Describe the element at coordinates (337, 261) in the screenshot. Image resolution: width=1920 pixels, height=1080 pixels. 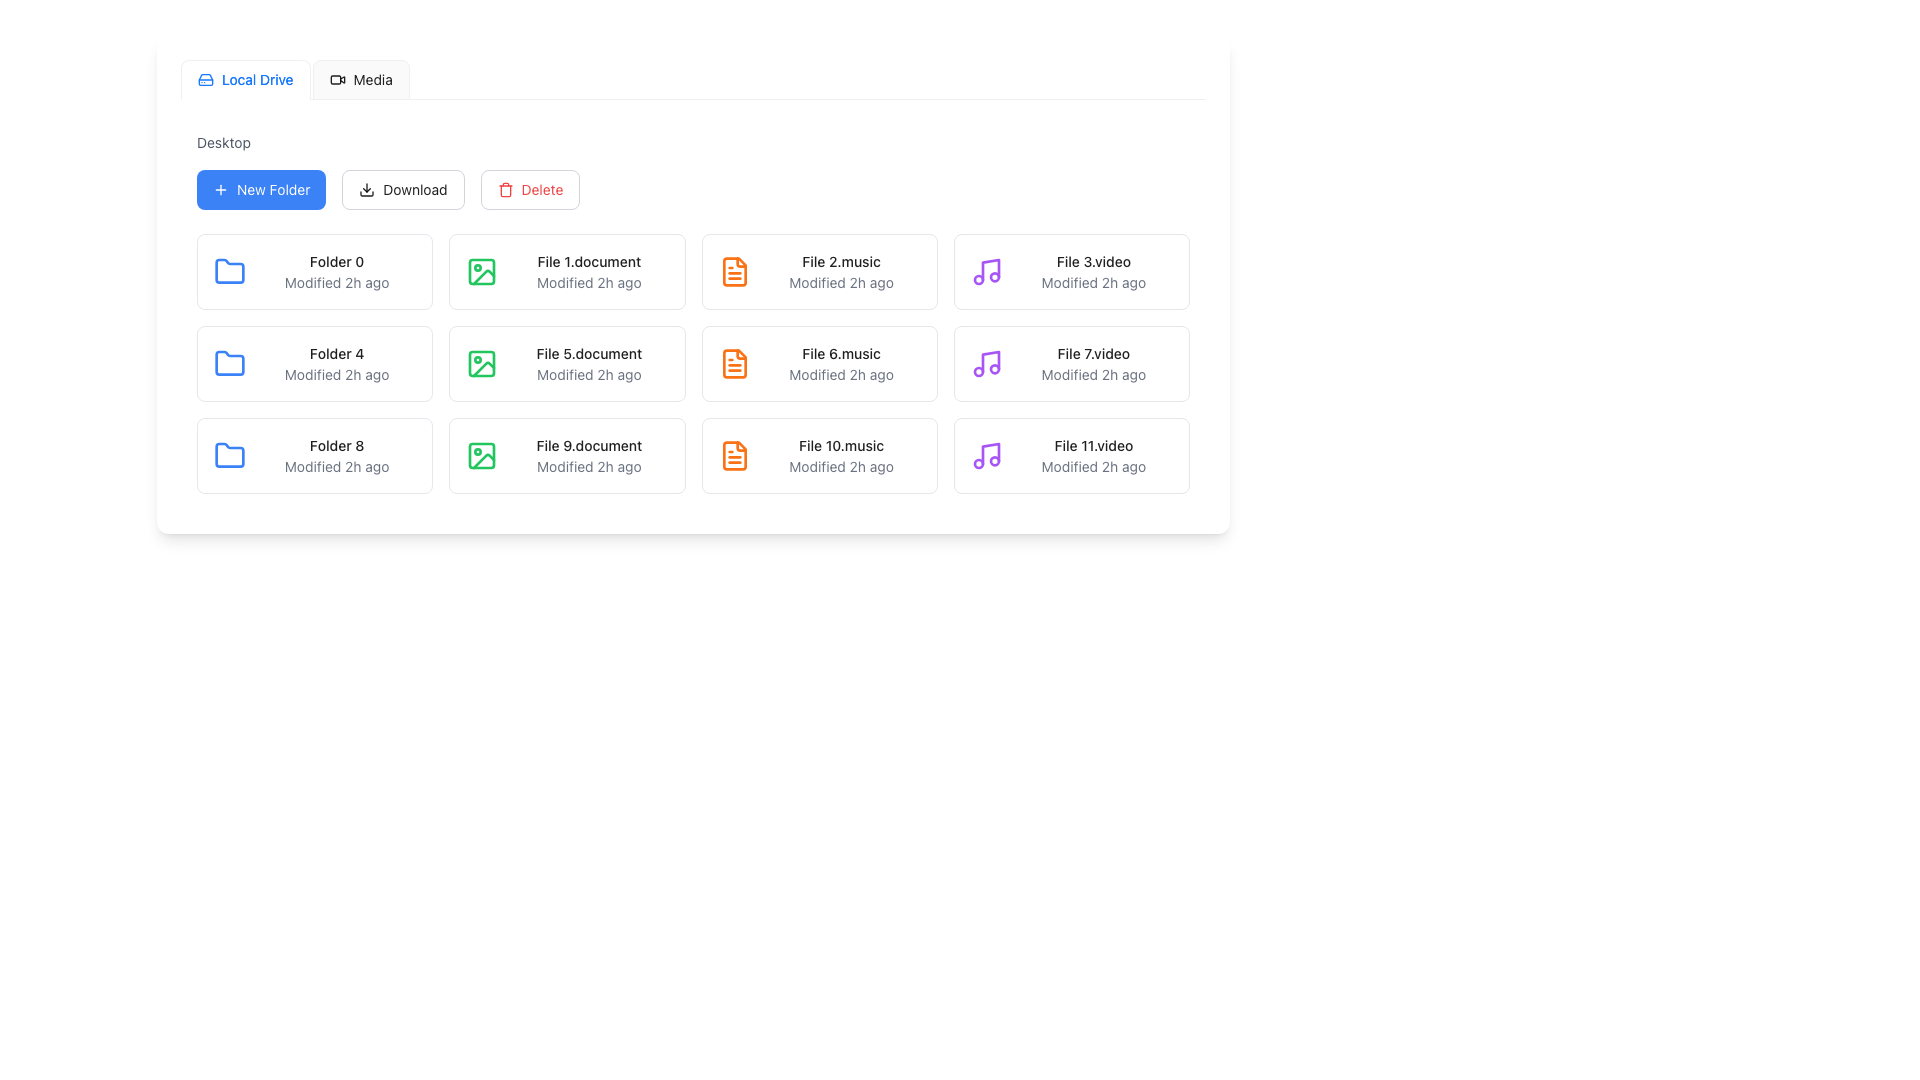
I see `the text label reading 'Folder 0'` at that location.